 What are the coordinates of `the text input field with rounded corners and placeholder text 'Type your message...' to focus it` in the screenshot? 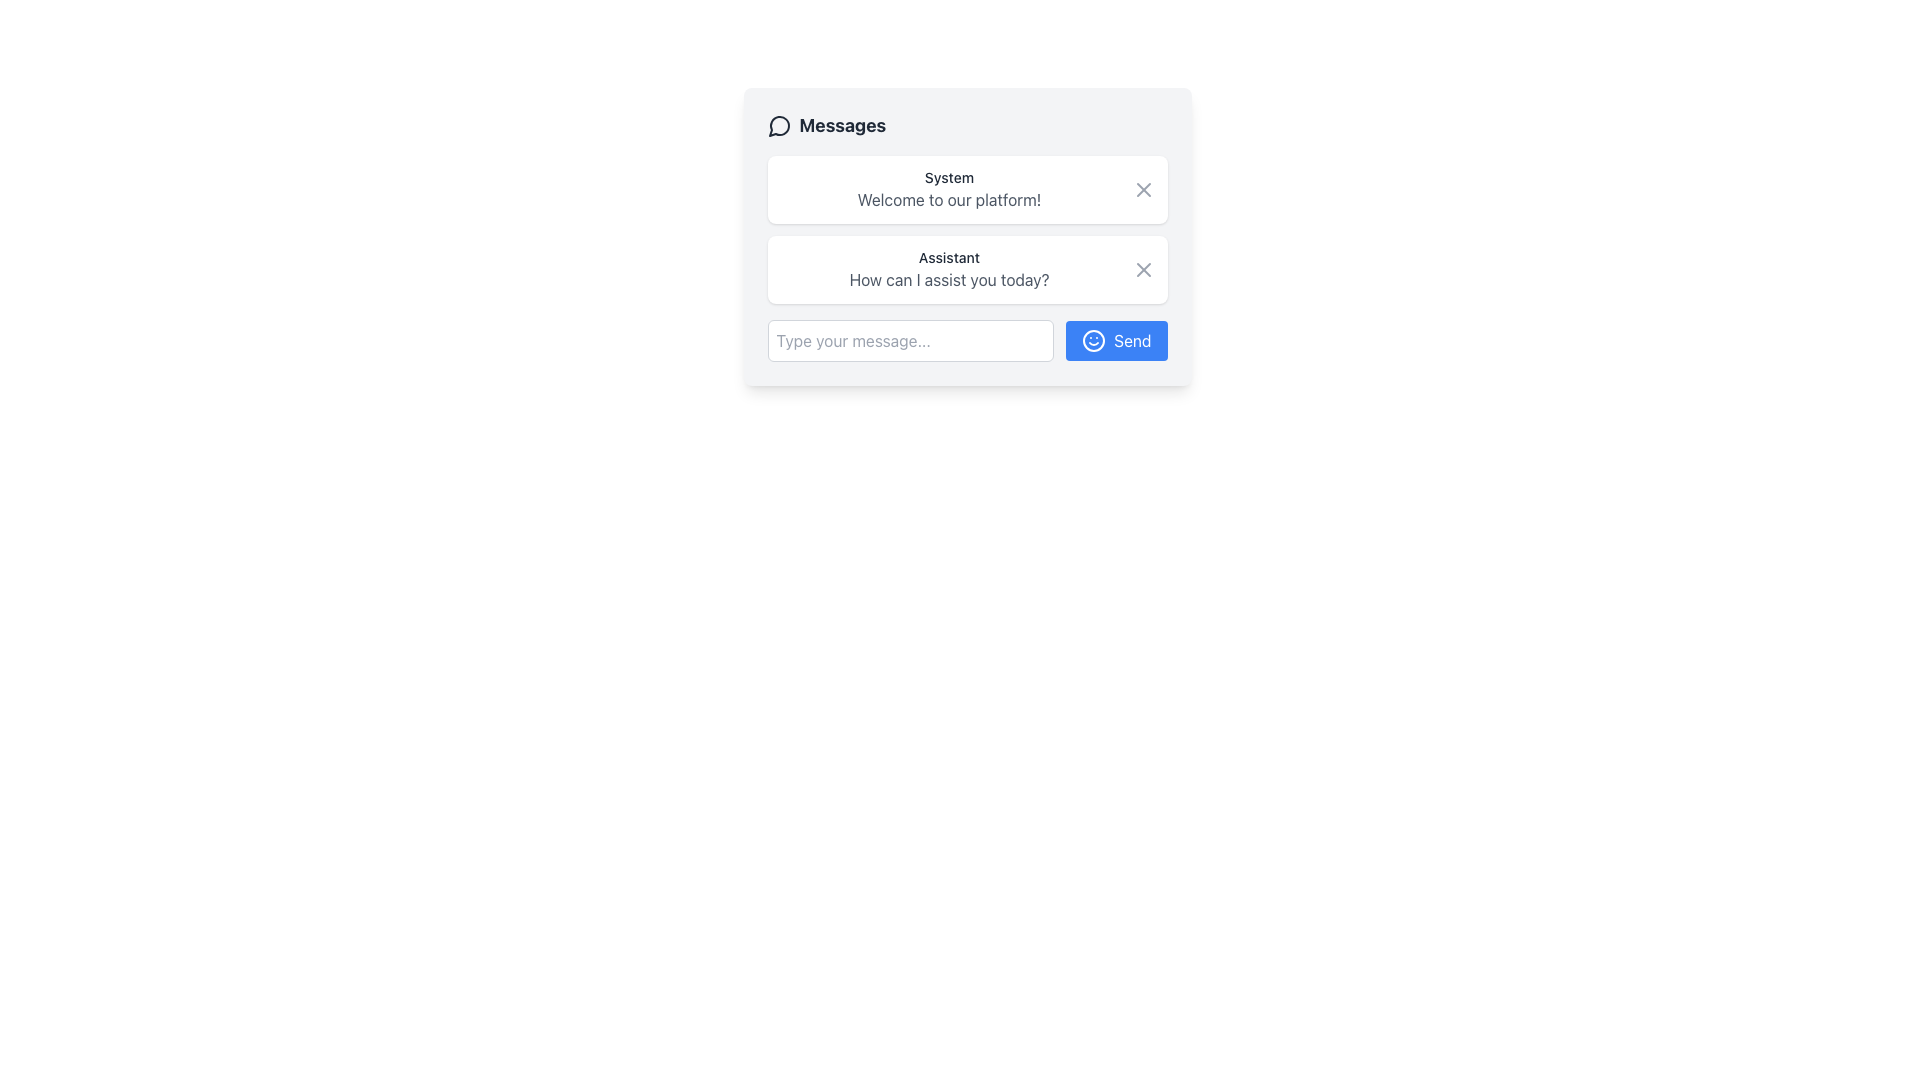 It's located at (909, 339).